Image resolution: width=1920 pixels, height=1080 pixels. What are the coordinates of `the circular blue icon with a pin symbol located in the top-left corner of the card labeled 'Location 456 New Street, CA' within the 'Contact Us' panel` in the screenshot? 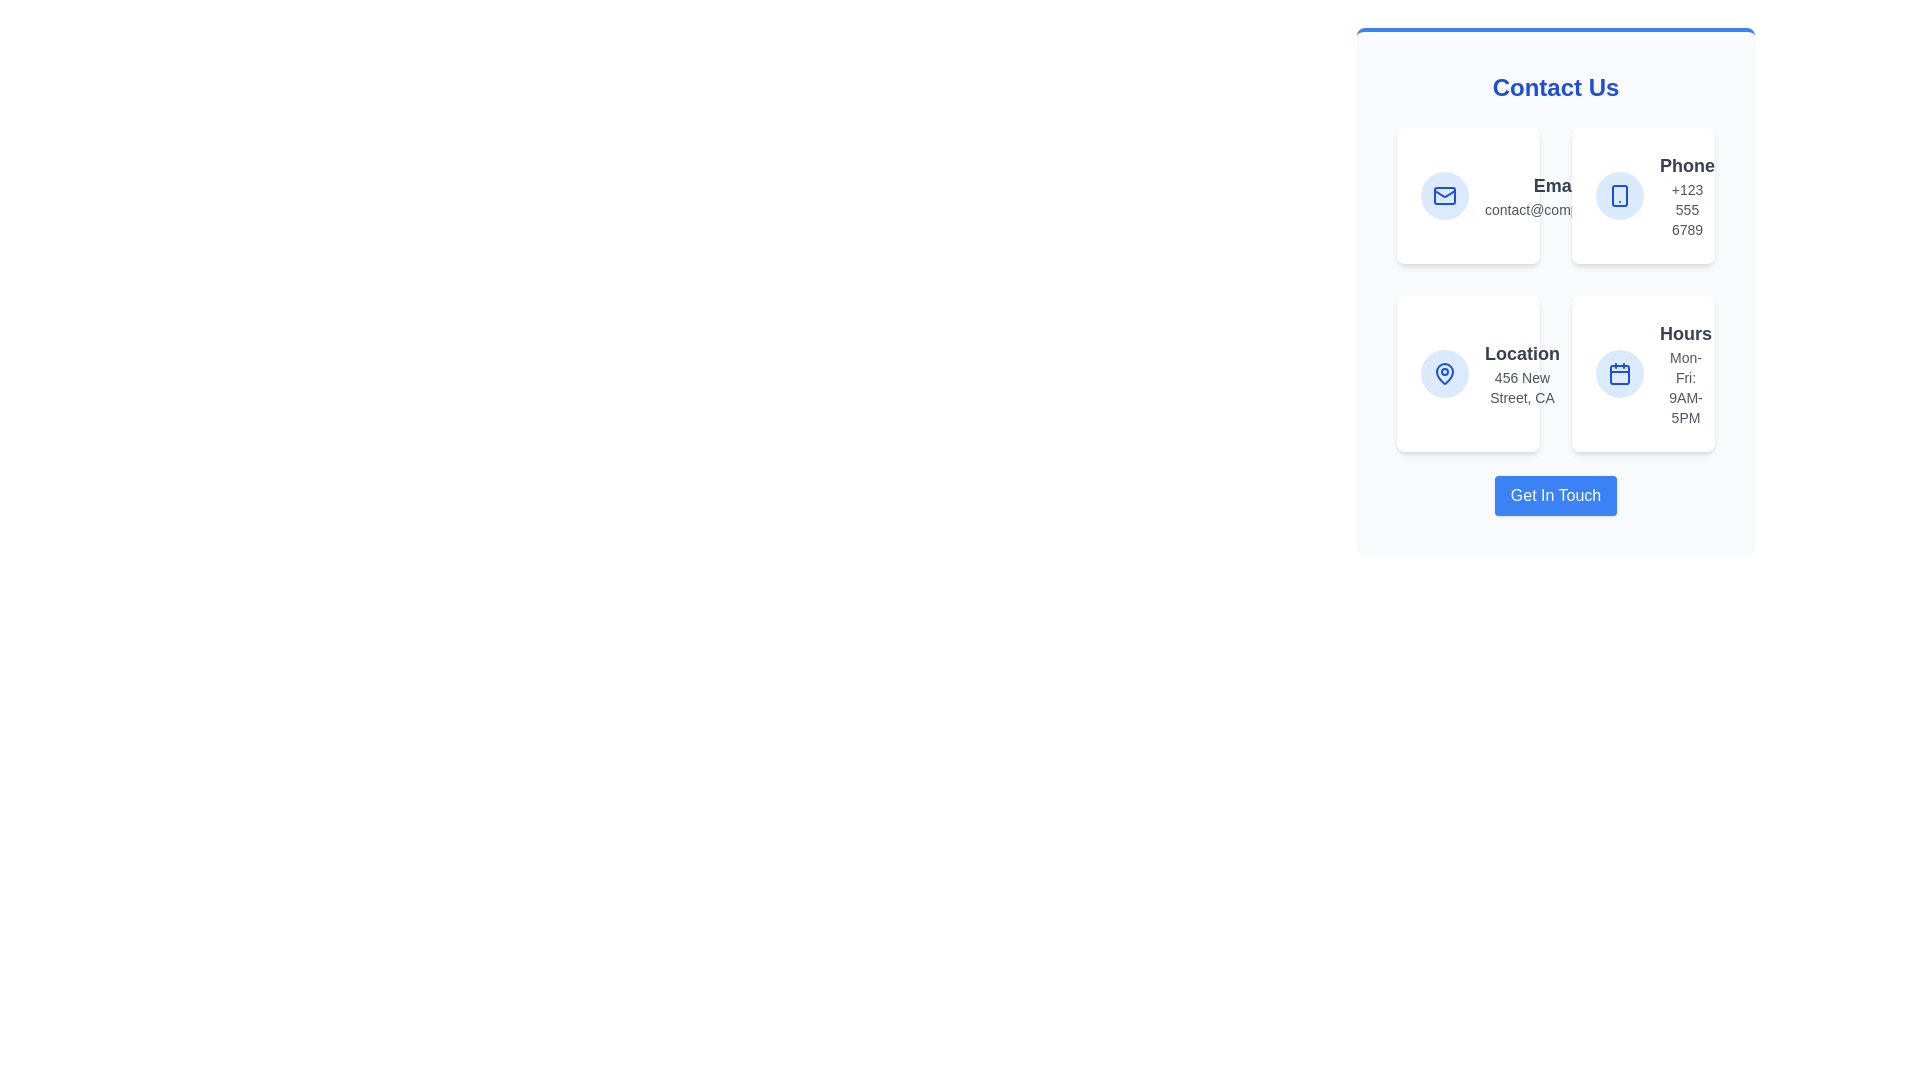 It's located at (1444, 374).